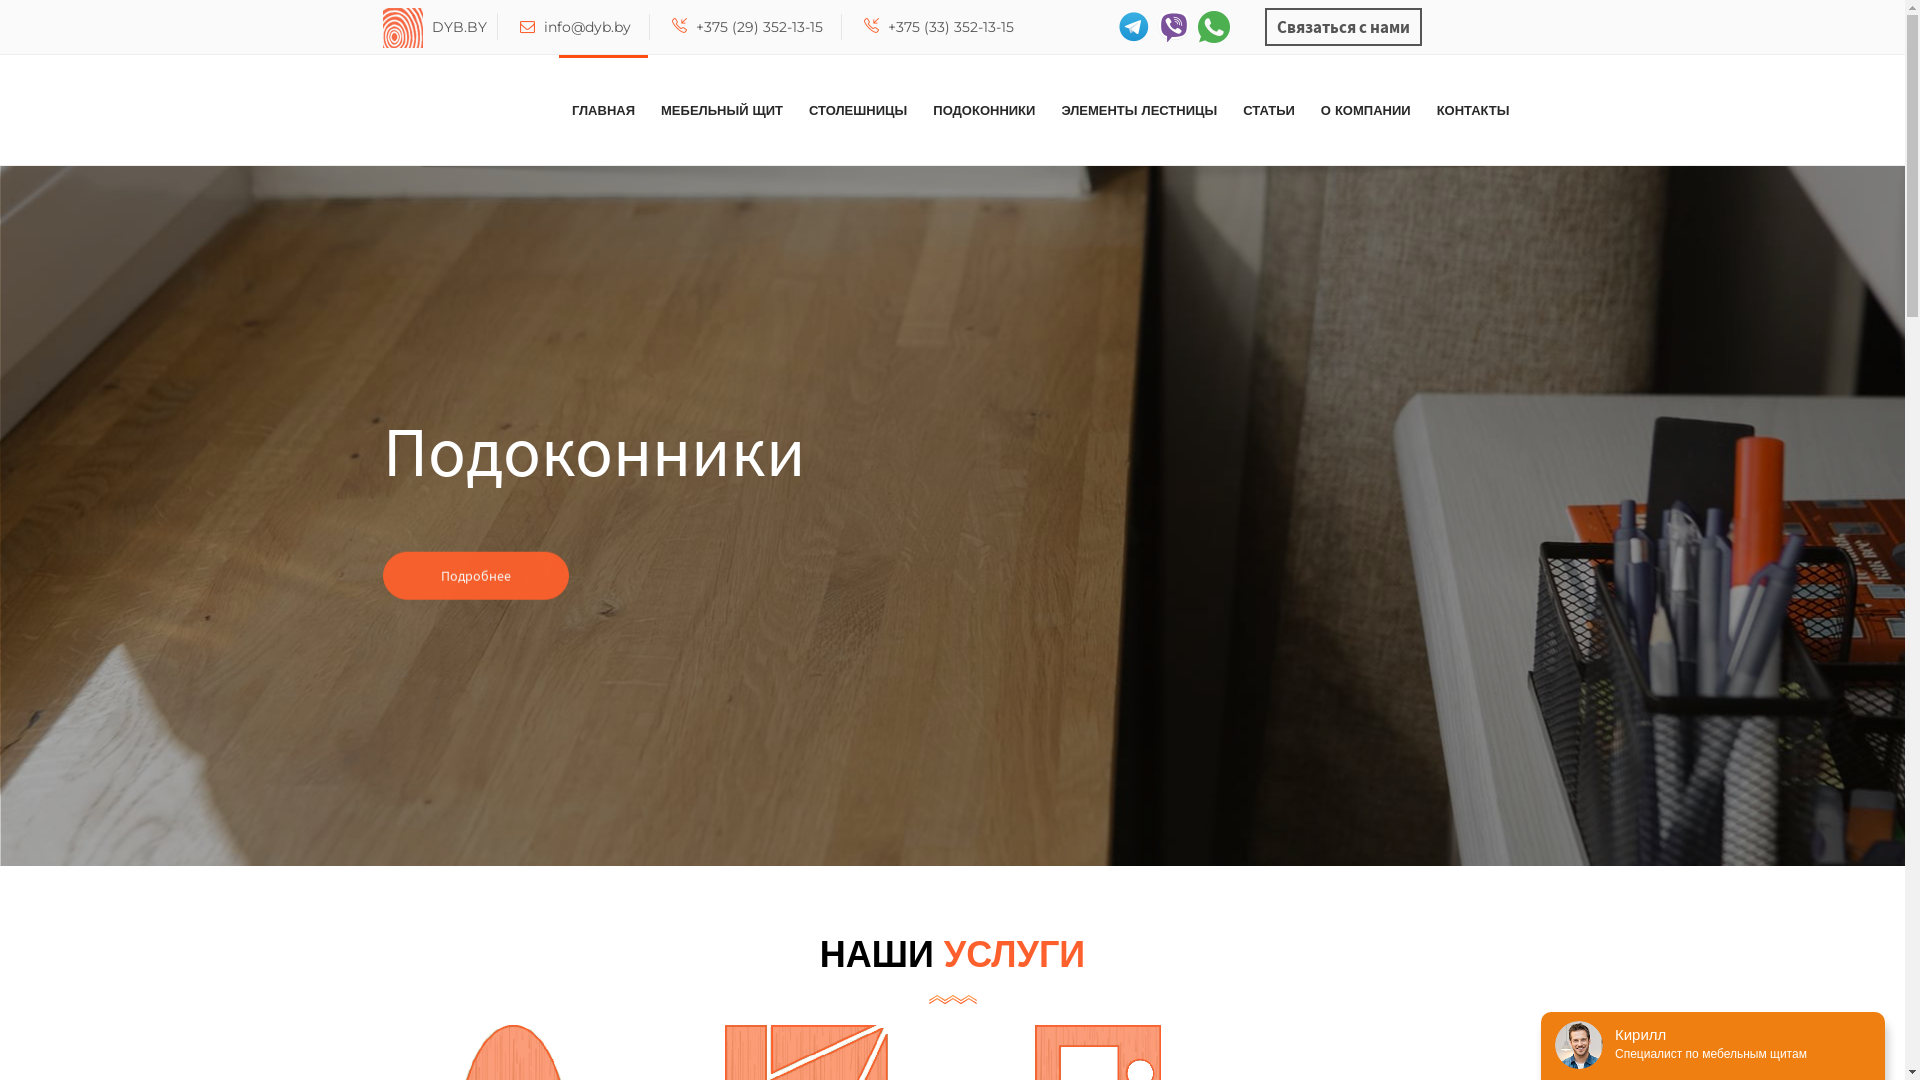  What do you see at coordinates (746, 27) in the screenshot?
I see `'+375 (29) 352-13-15'` at bounding box center [746, 27].